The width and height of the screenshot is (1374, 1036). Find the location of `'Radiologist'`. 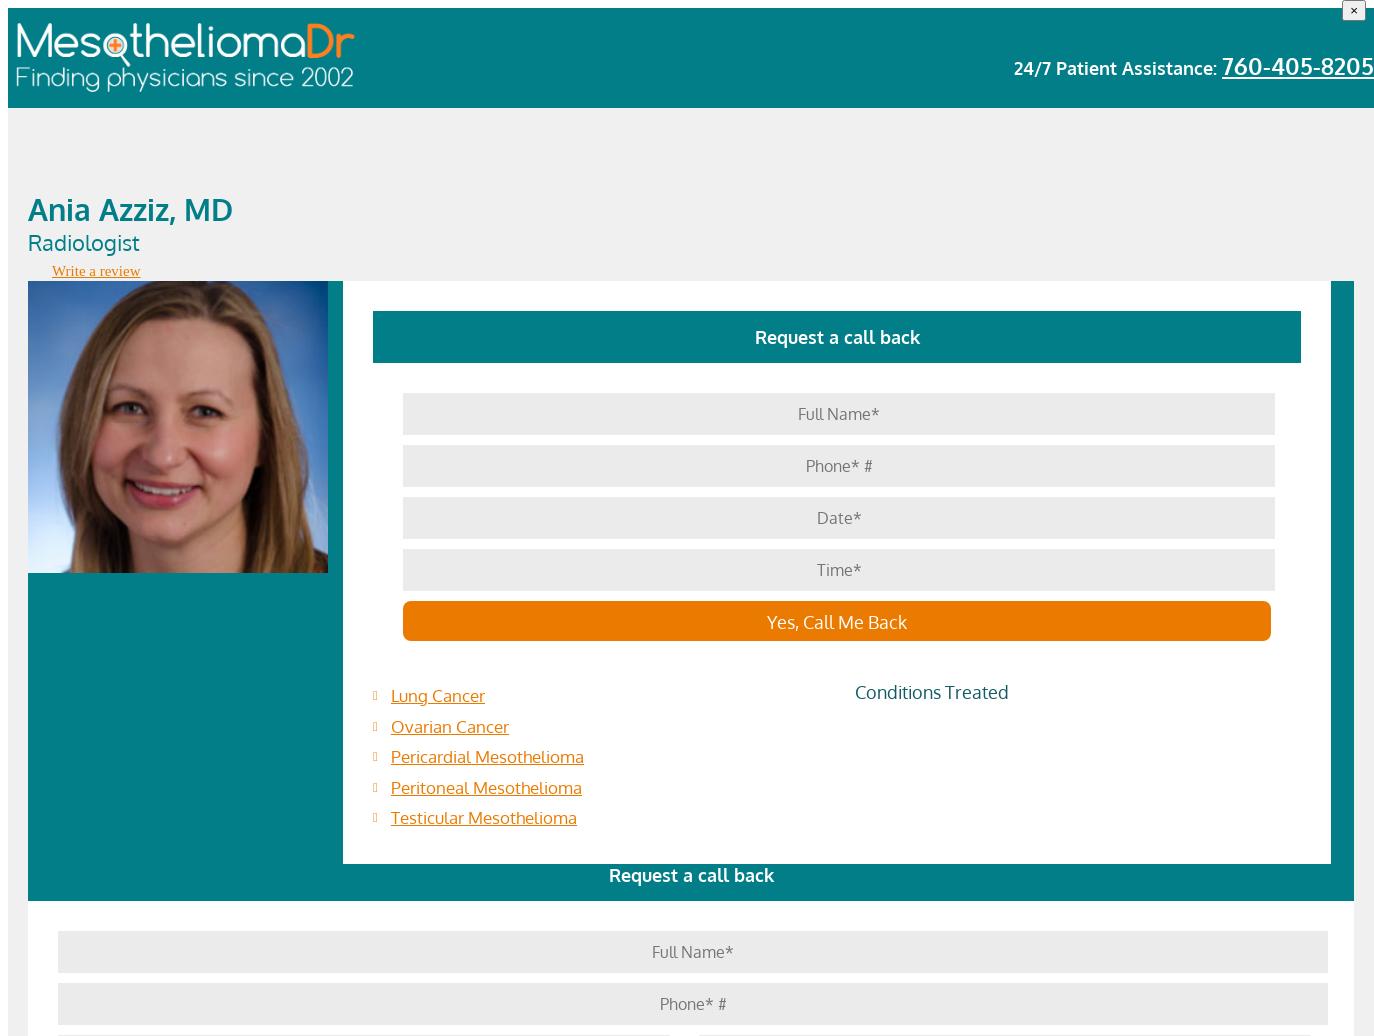

'Radiologist' is located at coordinates (82, 242).